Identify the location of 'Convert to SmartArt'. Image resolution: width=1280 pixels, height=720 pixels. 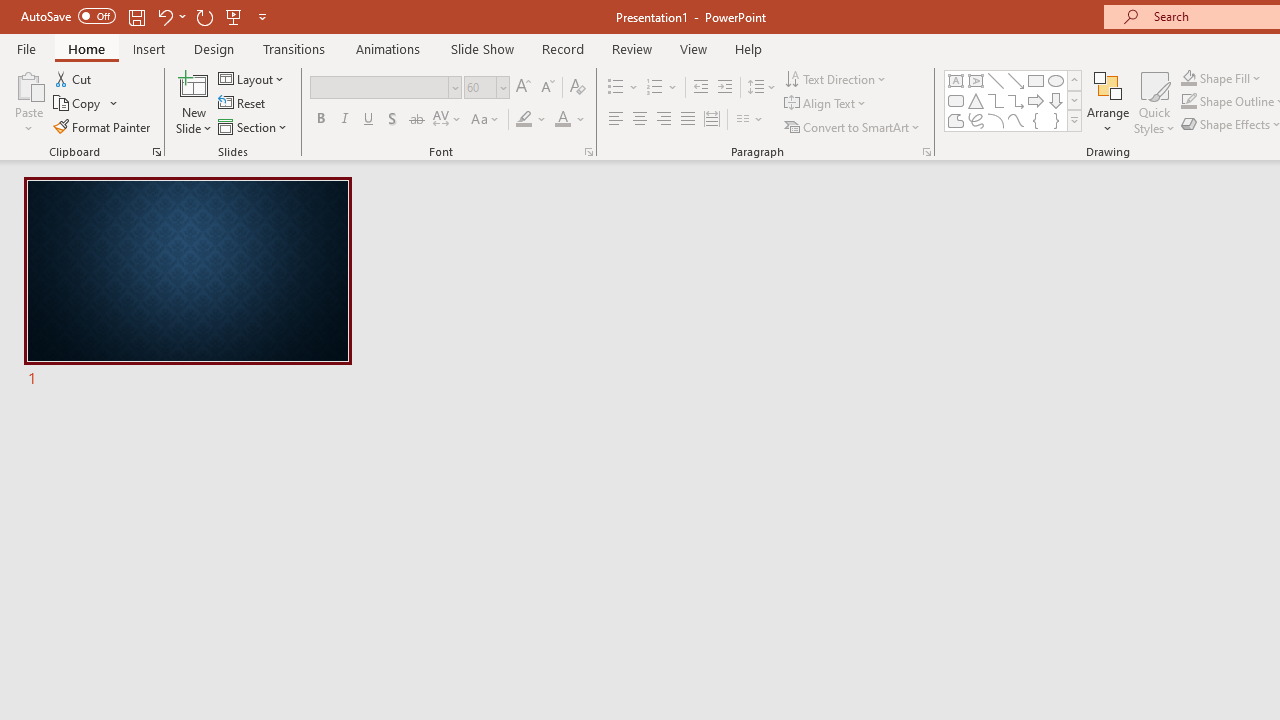
(853, 127).